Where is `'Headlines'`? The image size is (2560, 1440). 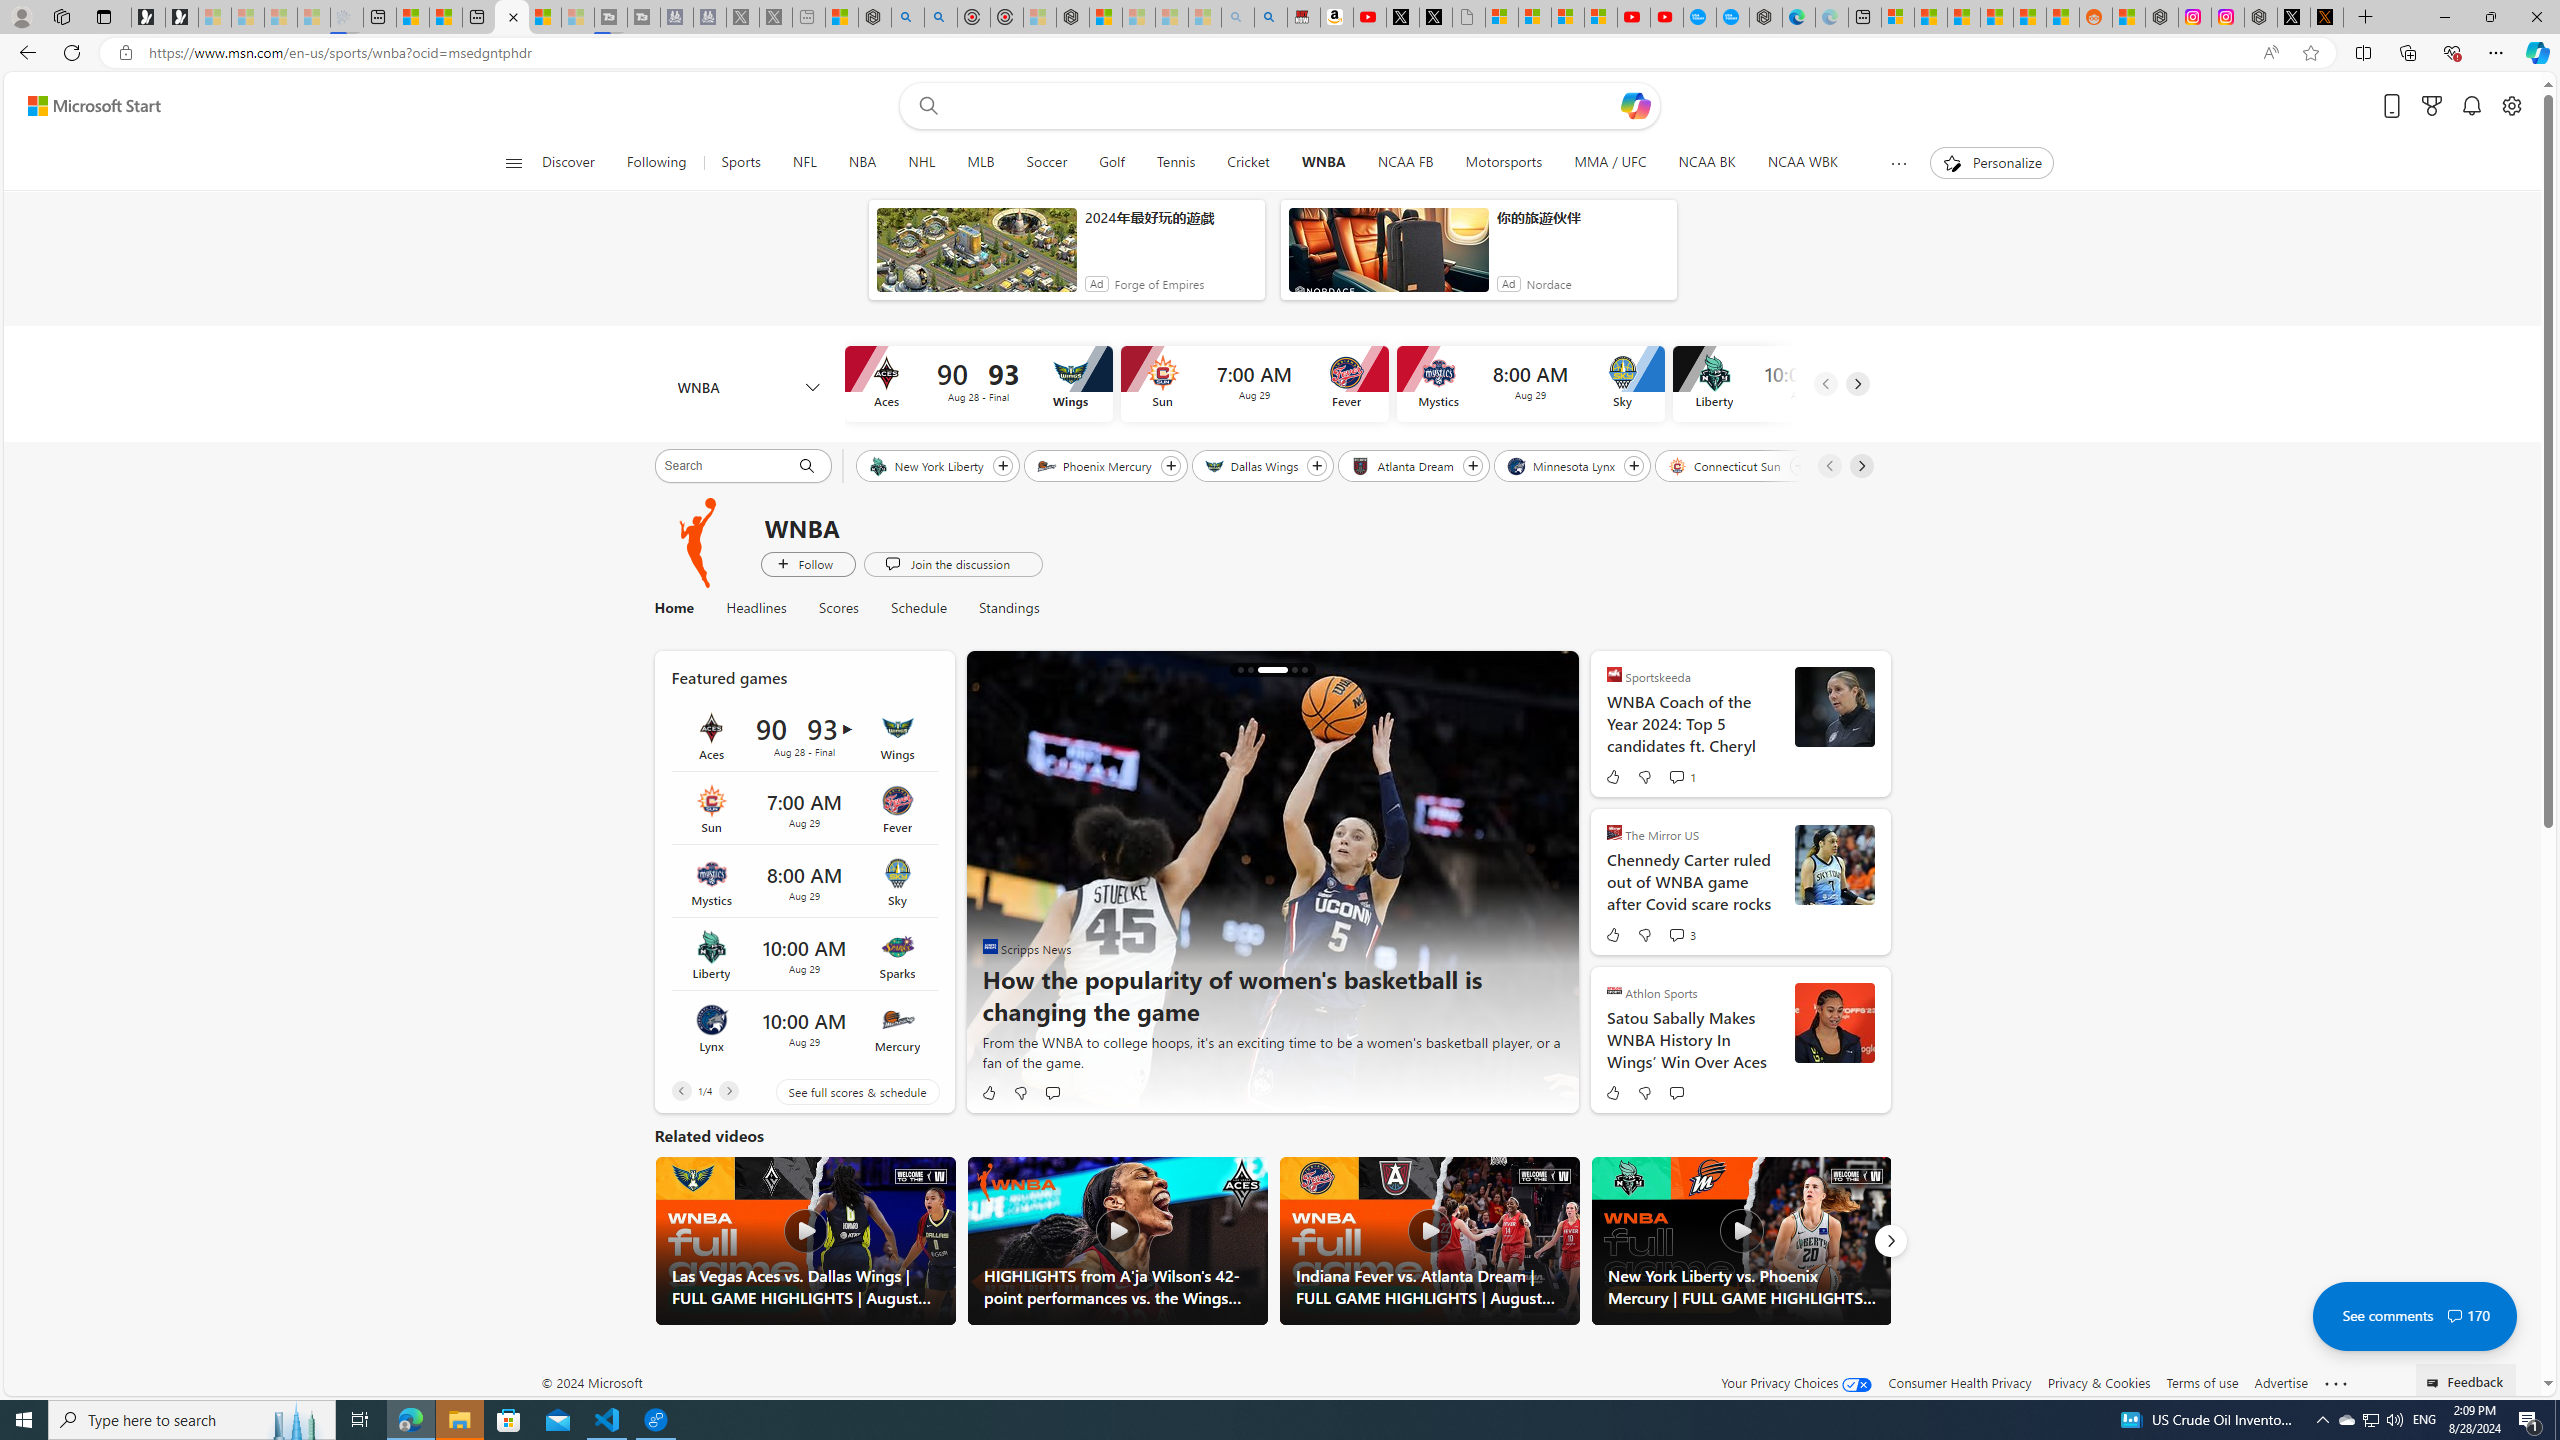
'Headlines' is located at coordinates (755, 608).